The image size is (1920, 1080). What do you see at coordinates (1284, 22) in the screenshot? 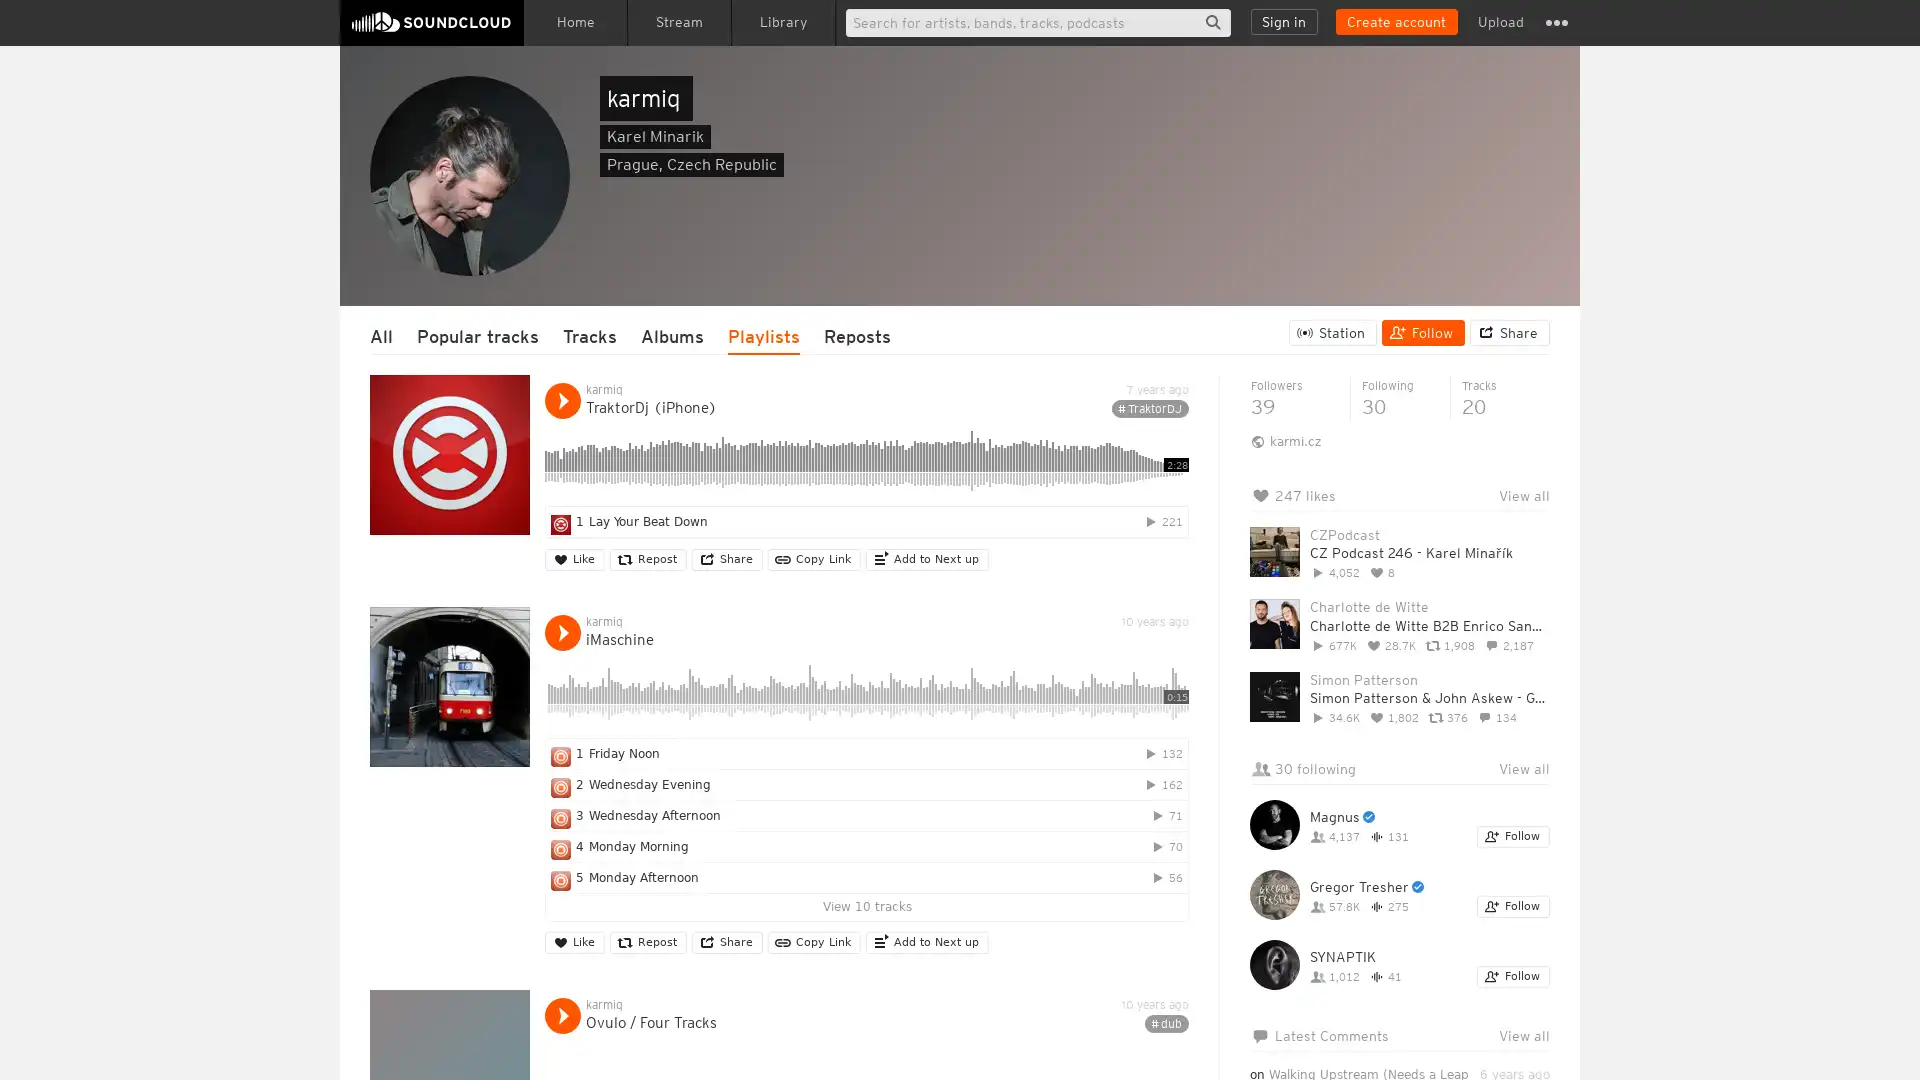
I see `Sign in` at bounding box center [1284, 22].